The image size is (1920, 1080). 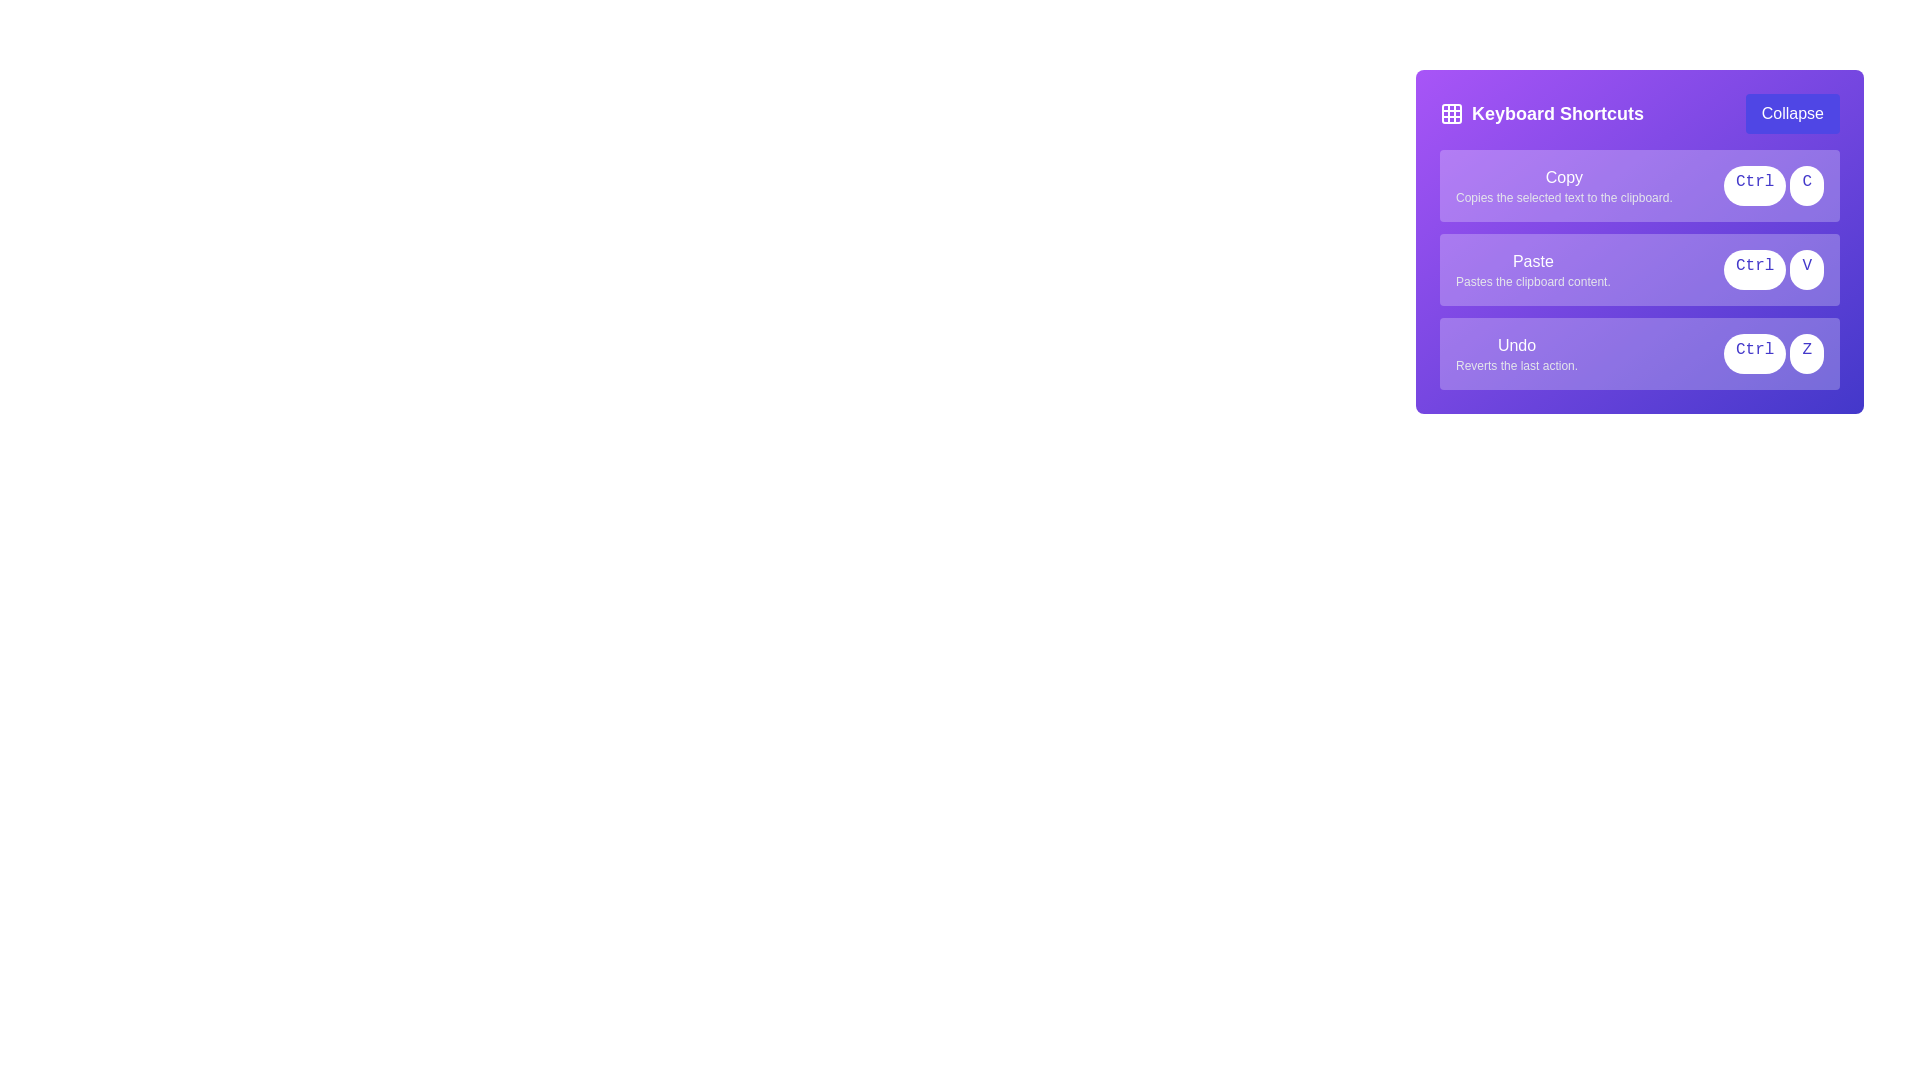 I want to click on the light gray text label stating 'Pastes the clipboard content.' which is located beneath the bold 'Paste' label, so click(x=1532, y=281).